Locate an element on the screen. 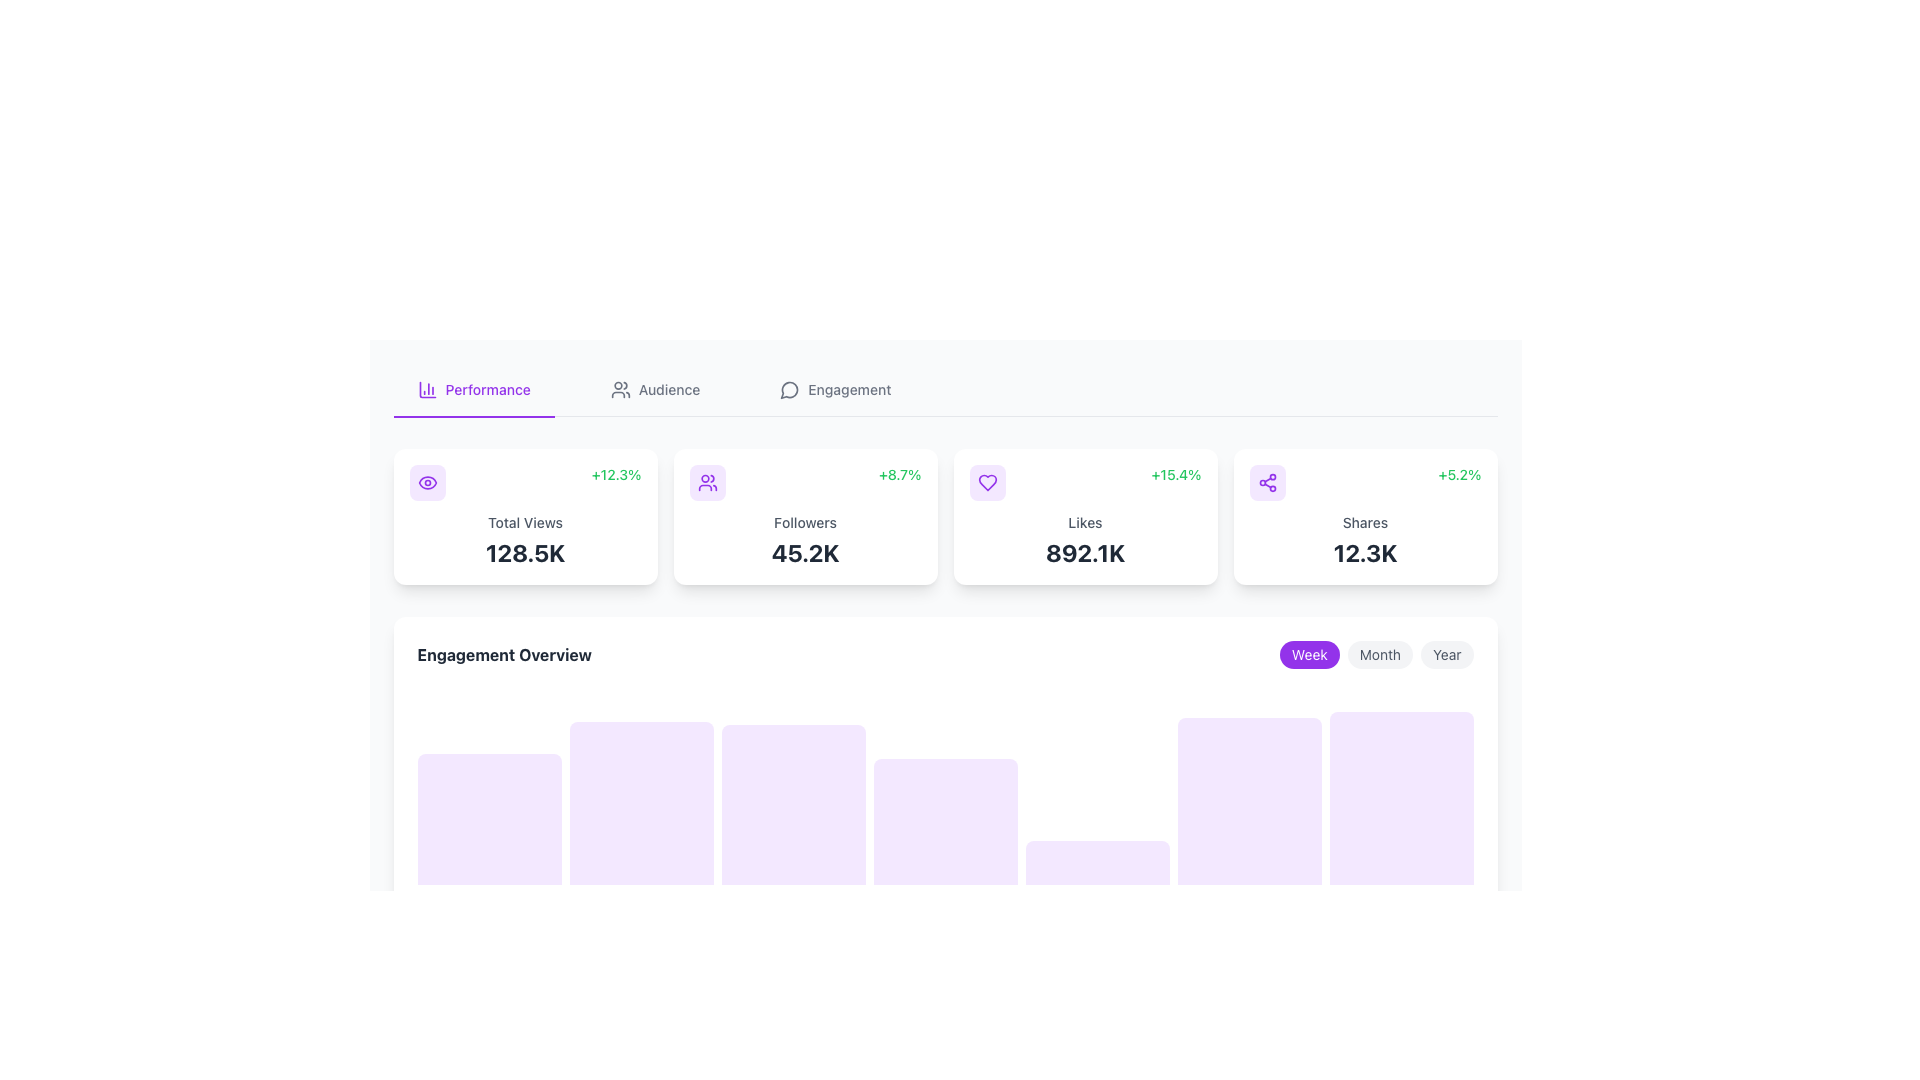 The image size is (1920, 1080). the likes icon located in the third card from the left, which represents the 'likes' metric for user engagement is located at coordinates (987, 482).